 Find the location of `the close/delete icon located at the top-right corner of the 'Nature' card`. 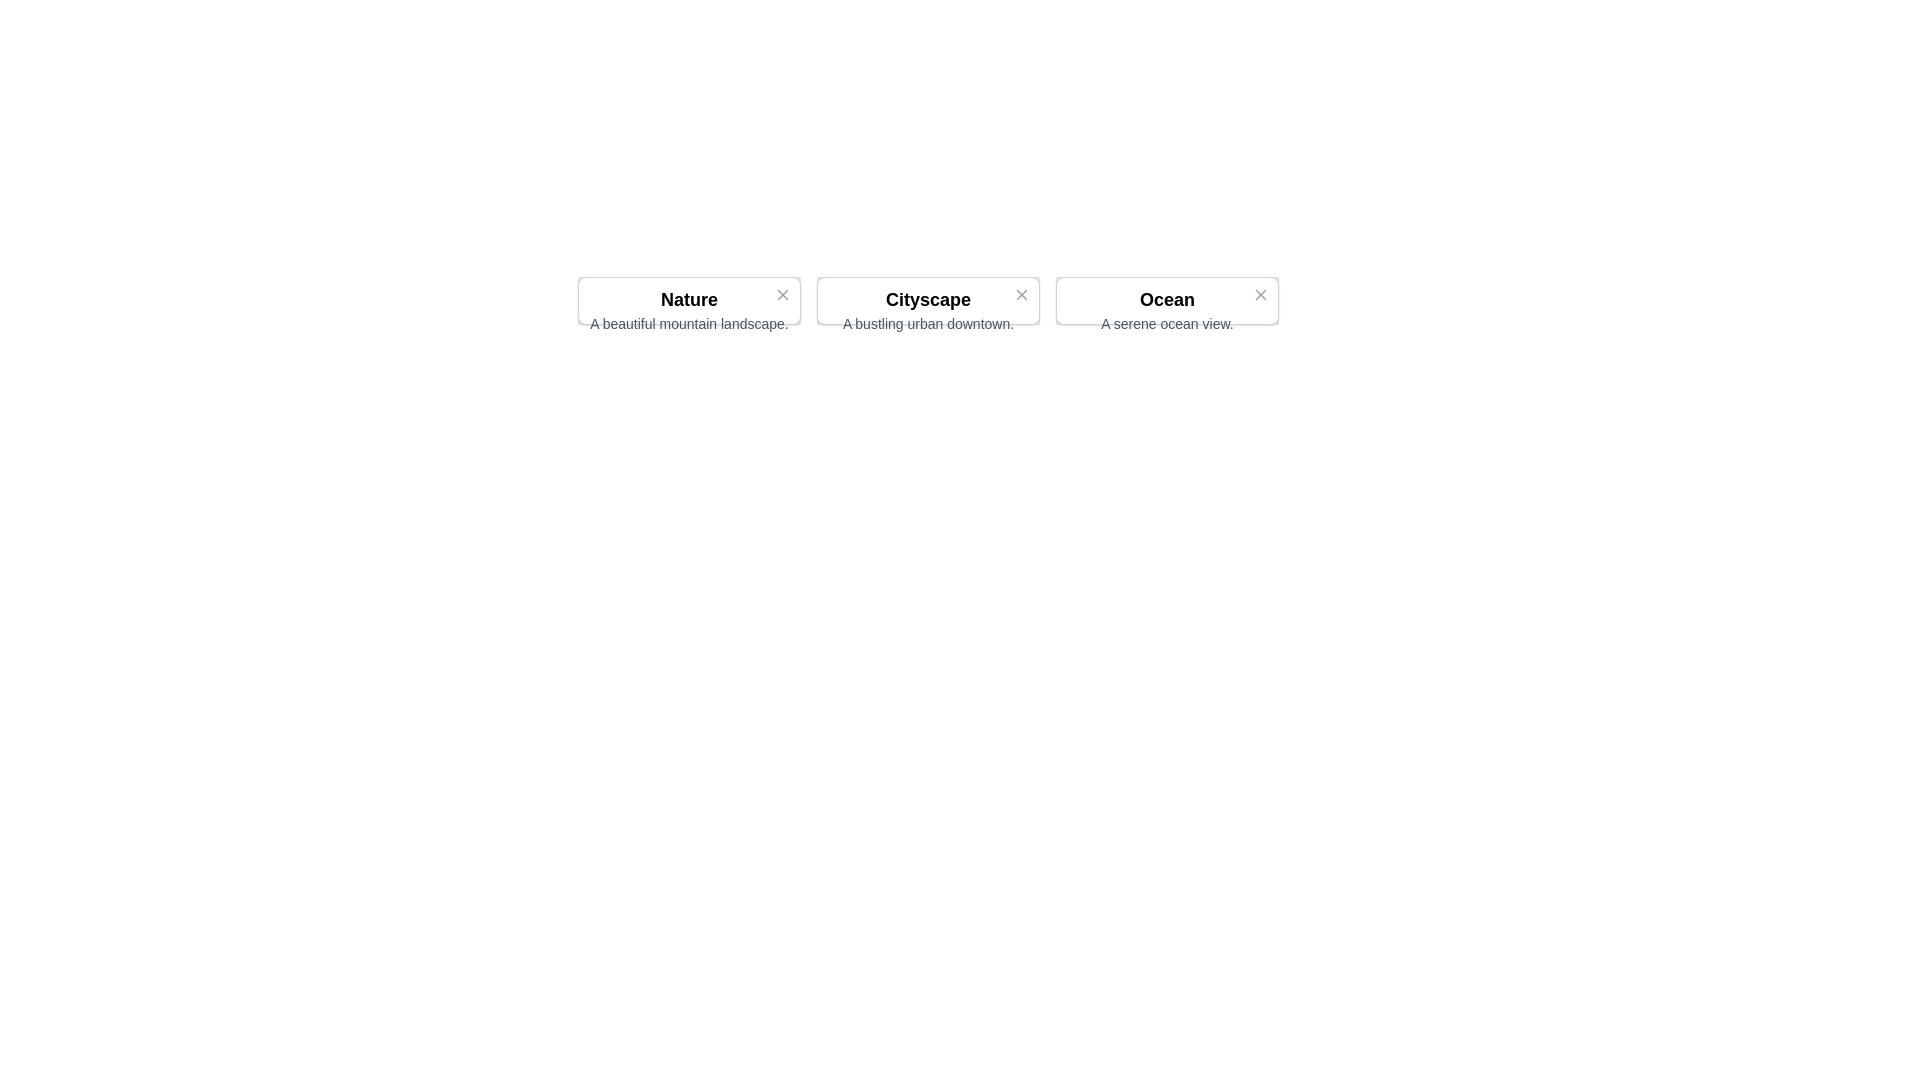

the close/delete icon located at the top-right corner of the 'Nature' card is located at coordinates (781, 298).